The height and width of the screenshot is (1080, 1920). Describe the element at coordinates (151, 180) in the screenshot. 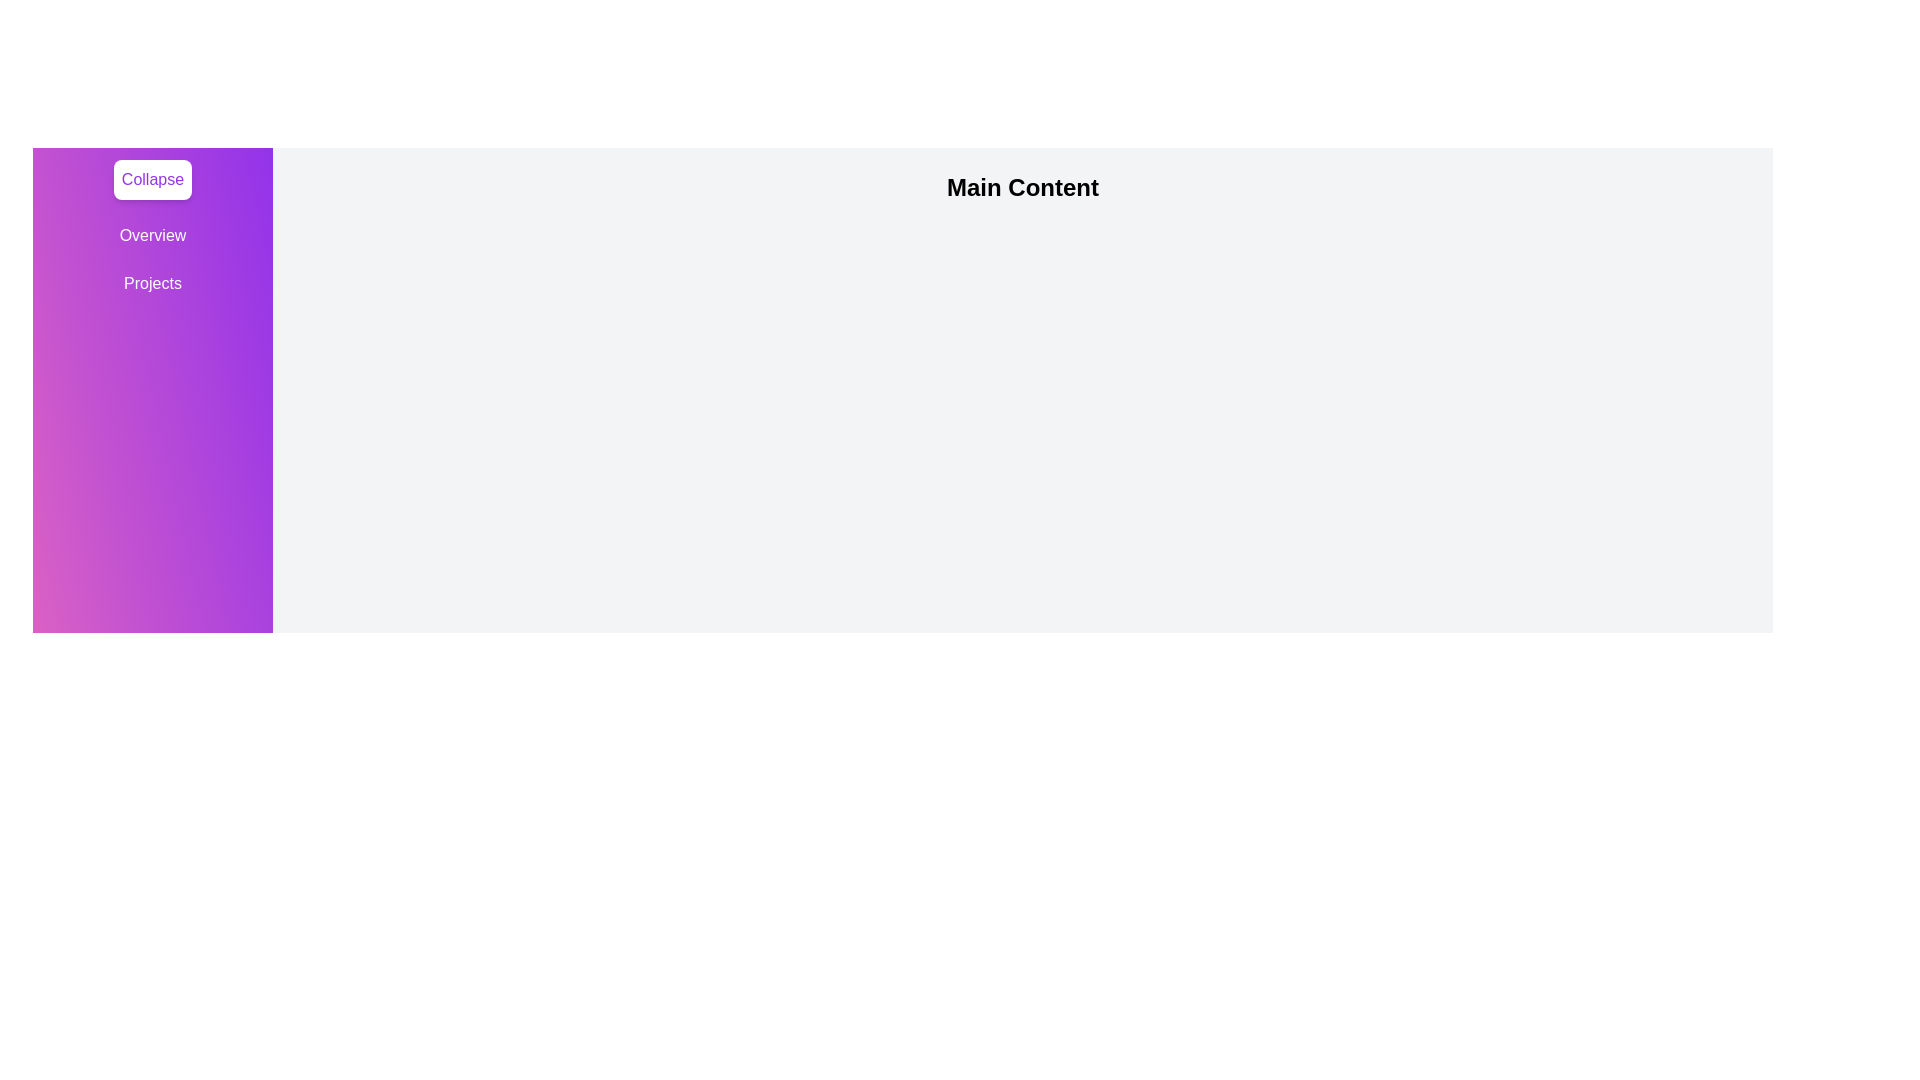

I see `the button labeled 'Collapse' to toggle the drawer visibility` at that location.